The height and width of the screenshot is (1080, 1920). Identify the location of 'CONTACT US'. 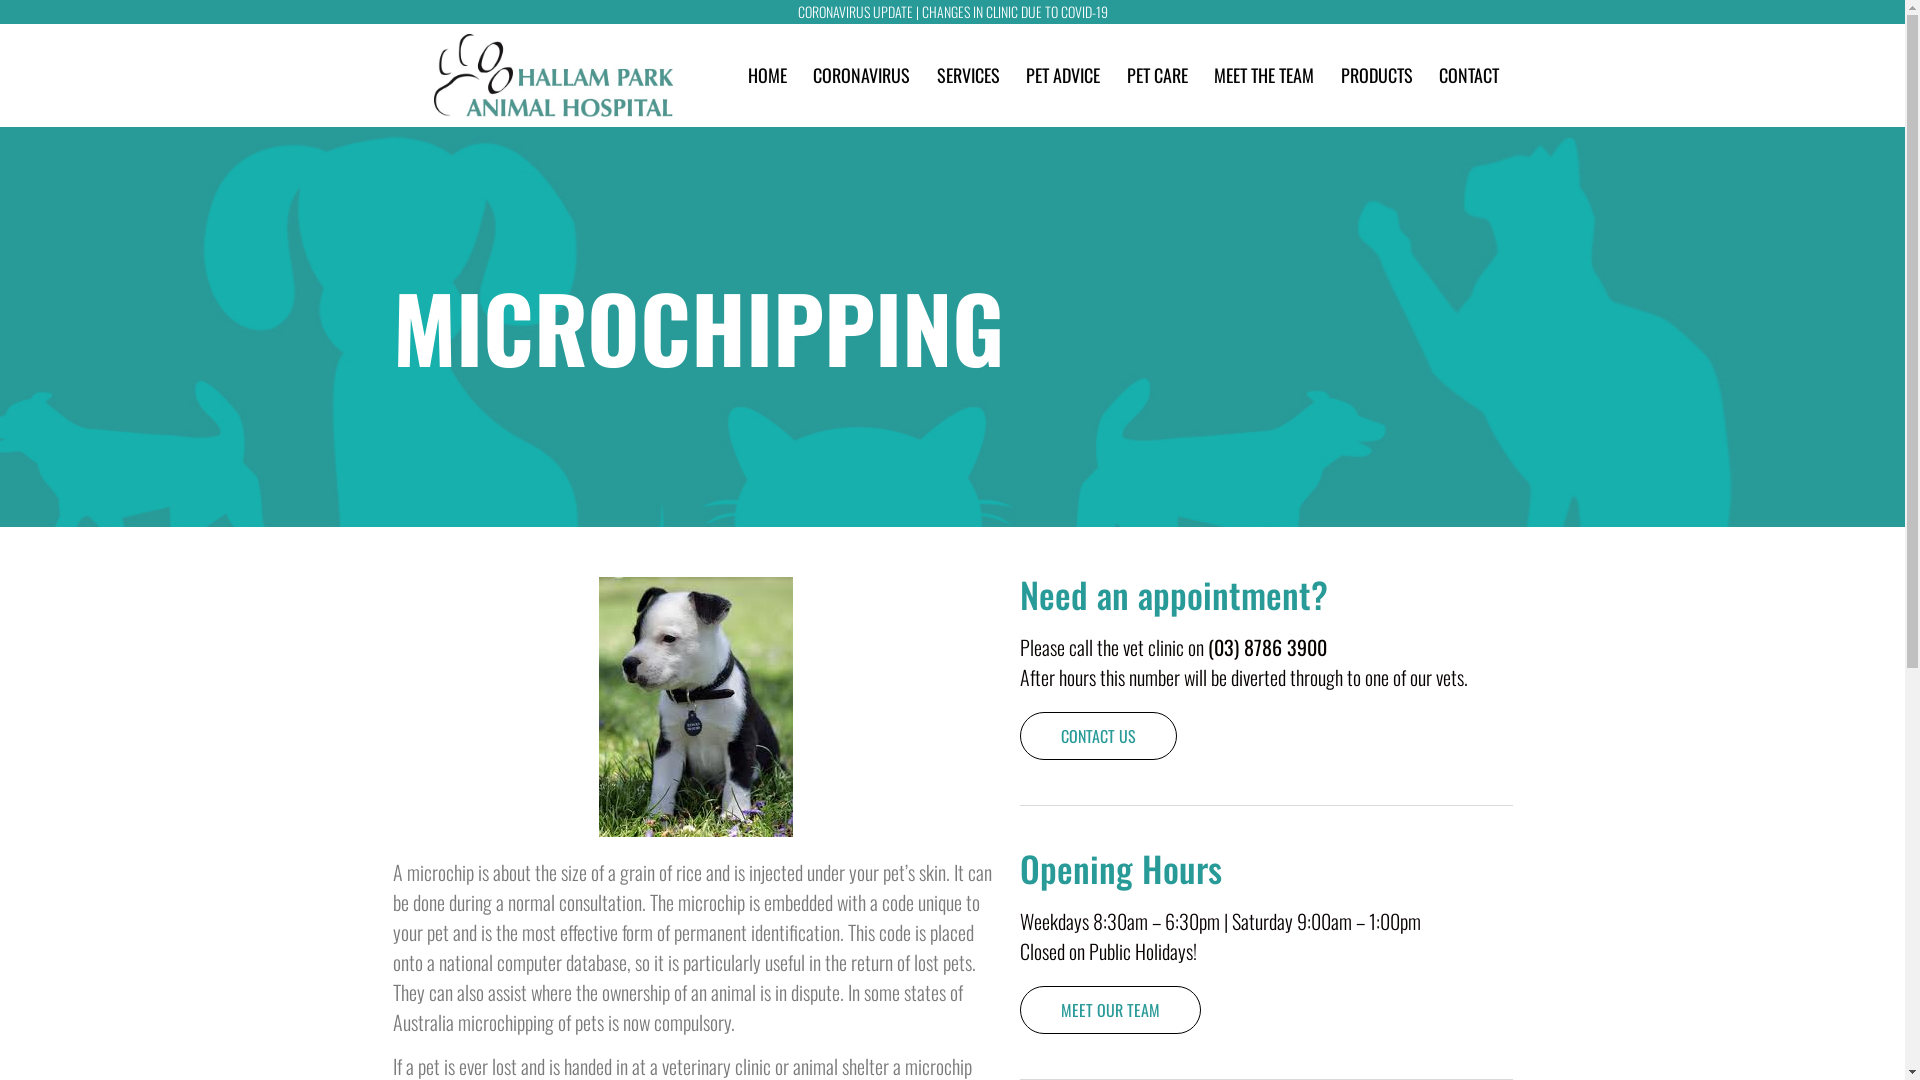
(1097, 736).